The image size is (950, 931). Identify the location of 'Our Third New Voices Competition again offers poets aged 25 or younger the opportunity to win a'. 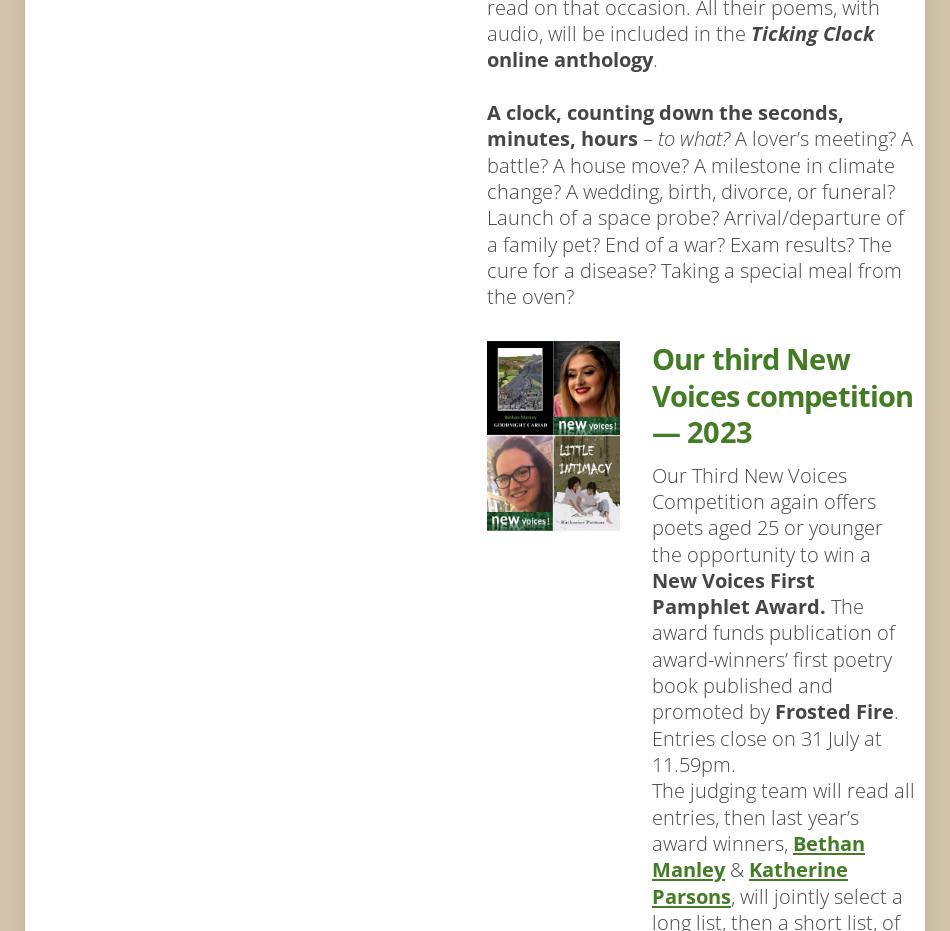
(765, 513).